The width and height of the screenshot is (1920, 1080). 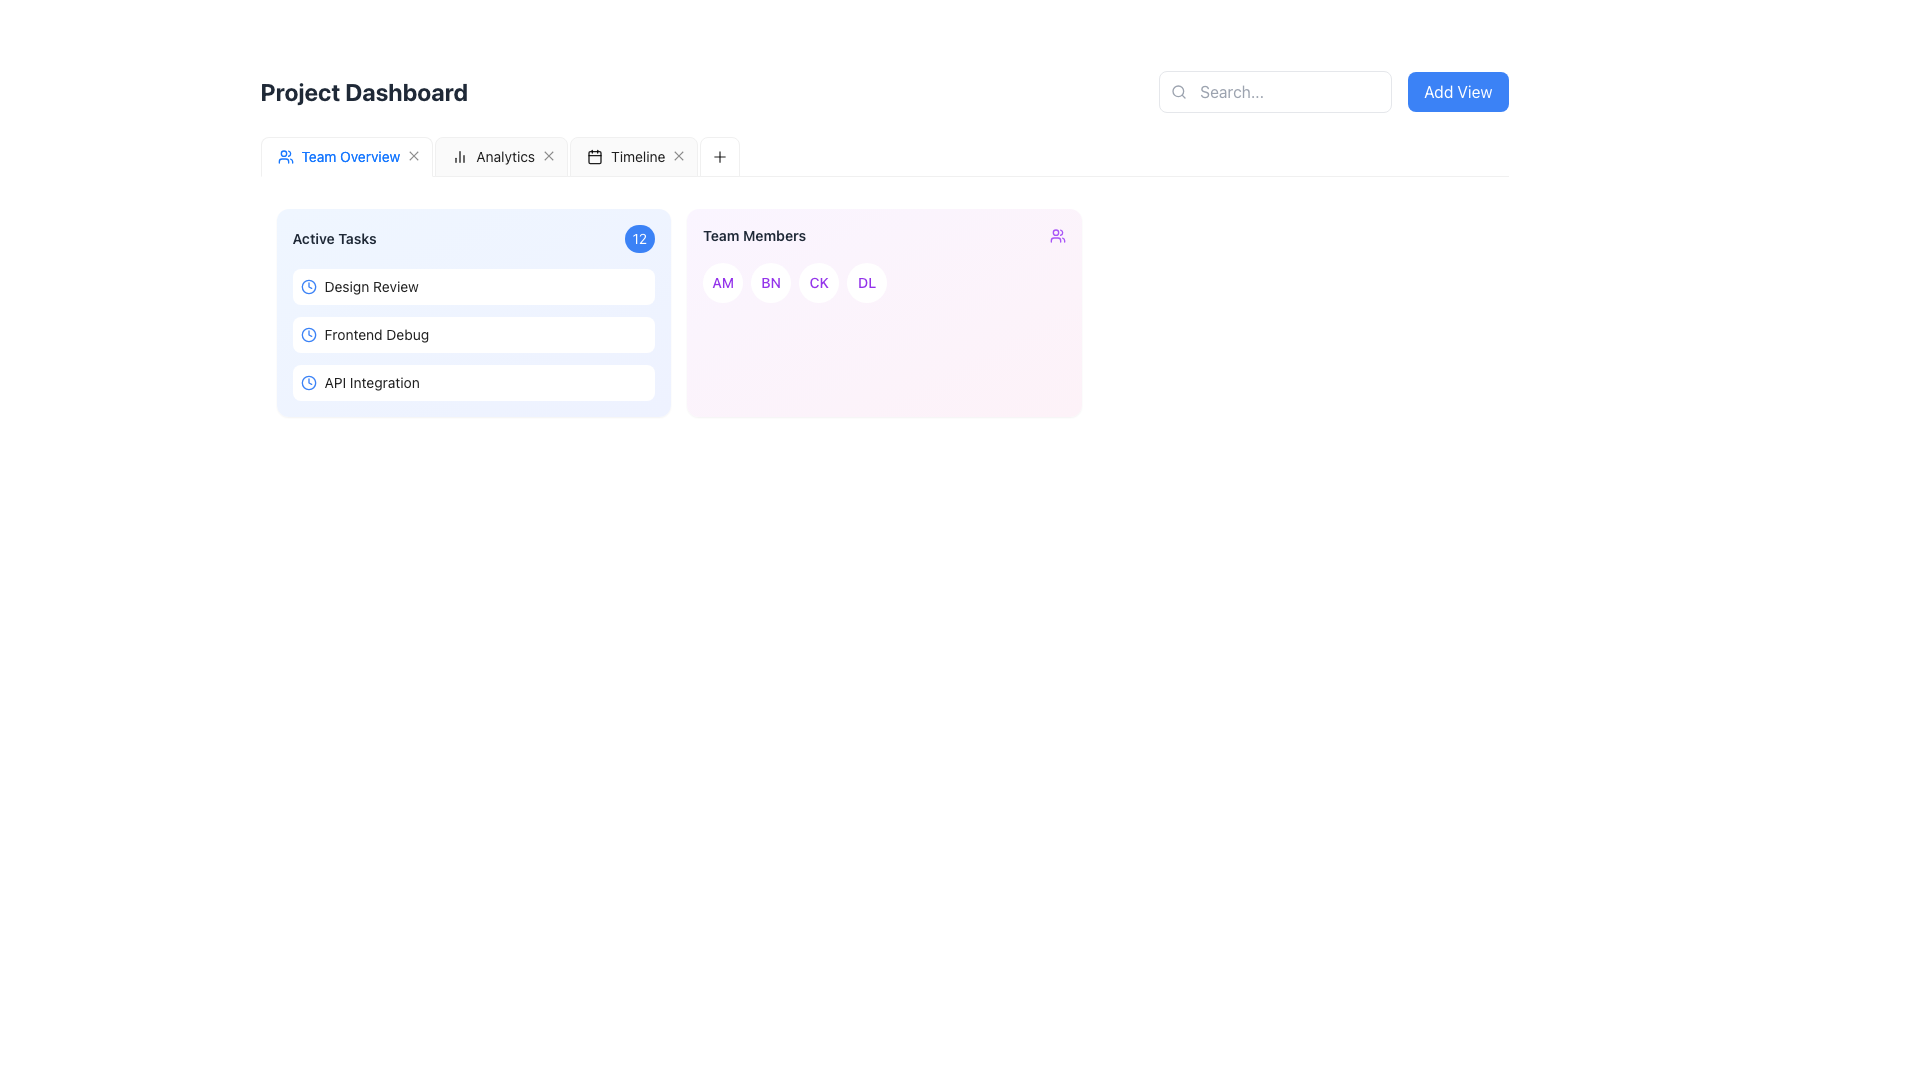 I want to click on the second circular avatar representing a team member in the 'Team Members' section of the interface, so click(x=770, y=282).